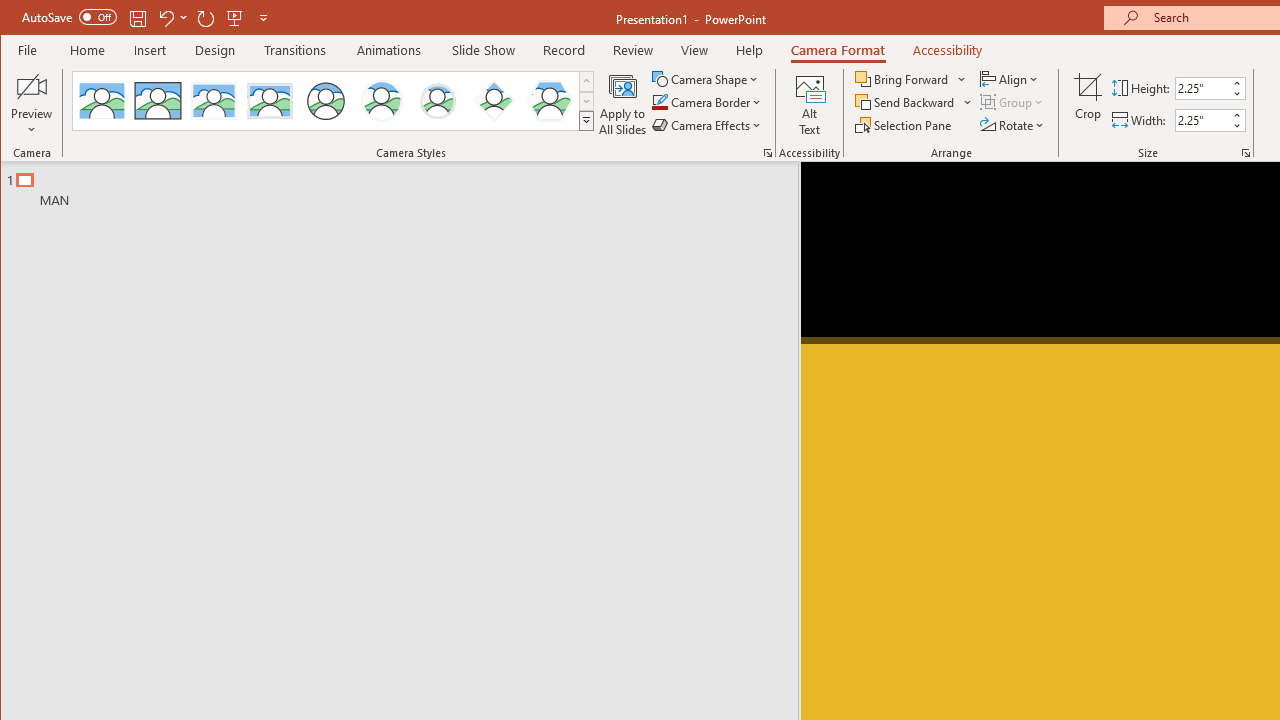 This screenshot has width=1280, height=720. What do you see at coordinates (809, 104) in the screenshot?
I see `'Alt Text'` at bounding box center [809, 104].